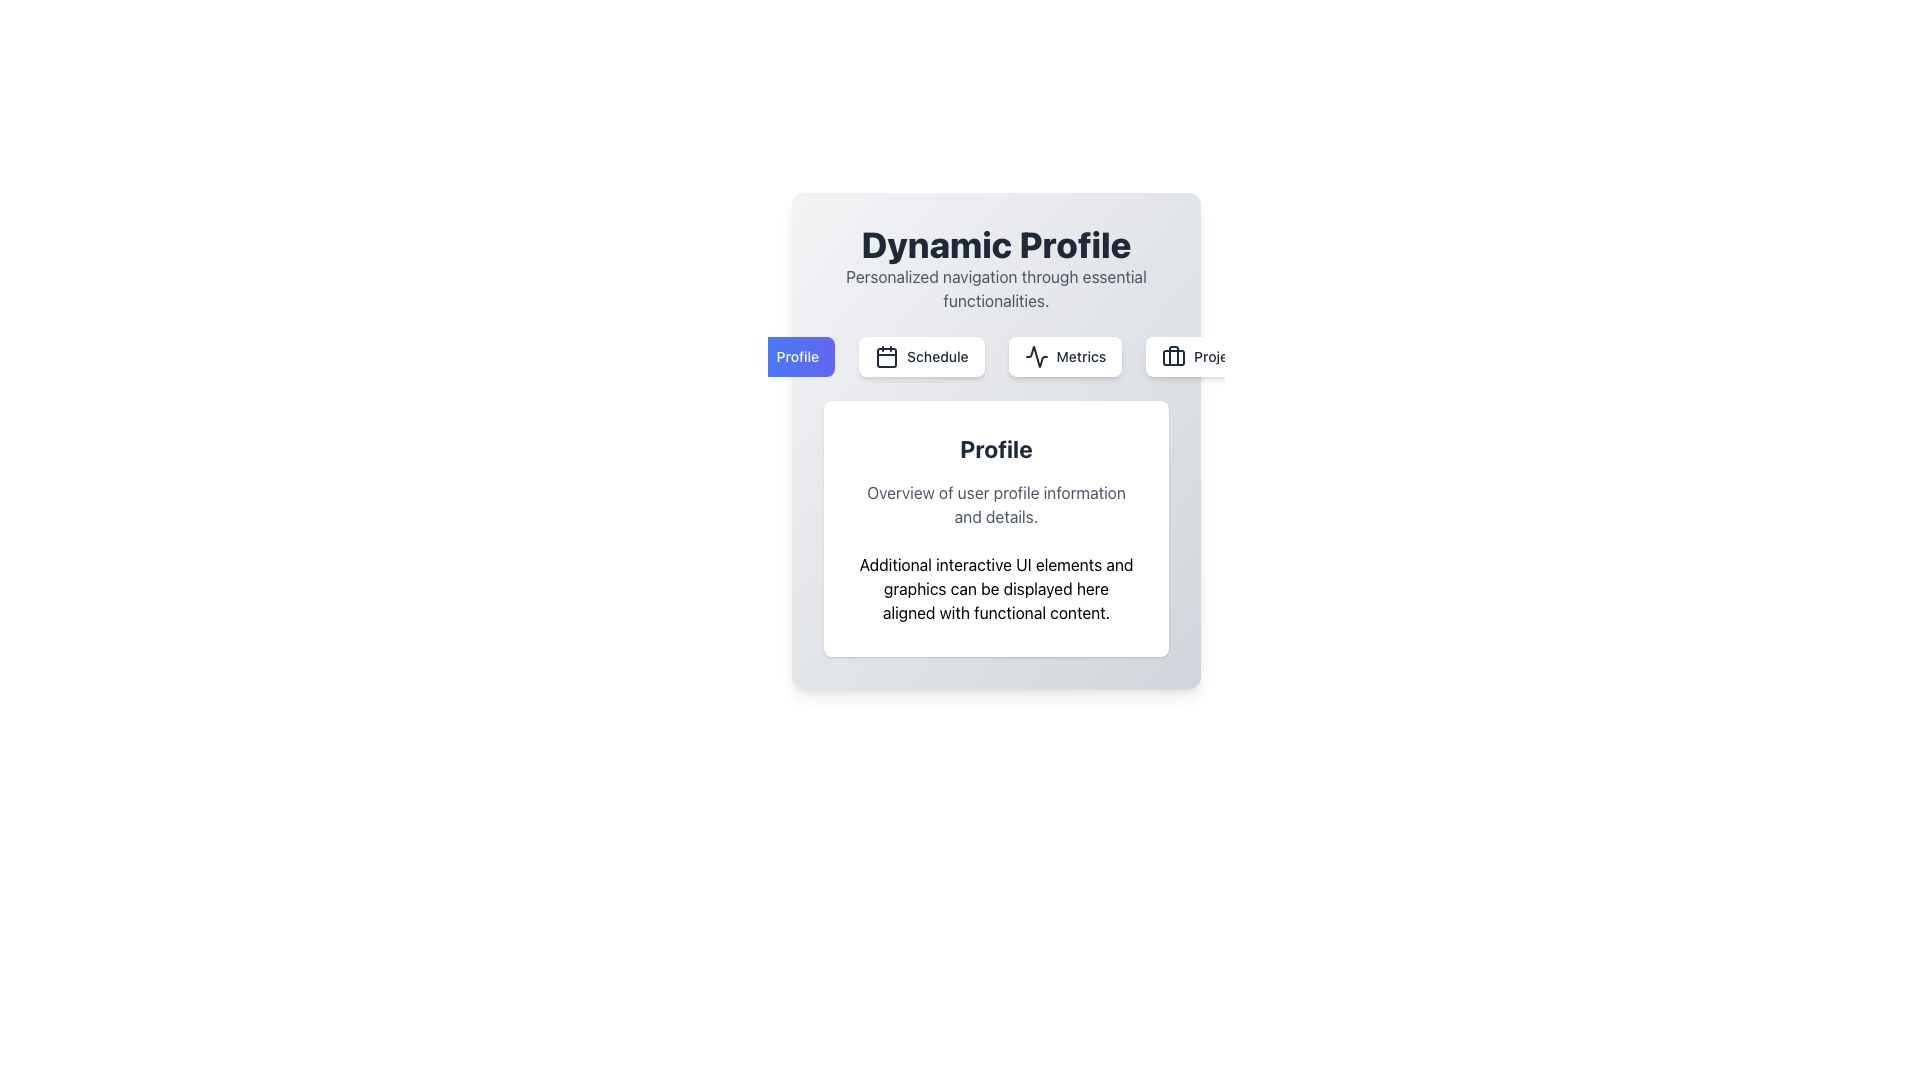 The width and height of the screenshot is (1920, 1080). What do you see at coordinates (996, 289) in the screenshot?
I see `the static text element that reads 'Personalized navigation through essential functionalities.', located below the bold header 'Dynamic Profile.'` at bounding box center [996, 289].